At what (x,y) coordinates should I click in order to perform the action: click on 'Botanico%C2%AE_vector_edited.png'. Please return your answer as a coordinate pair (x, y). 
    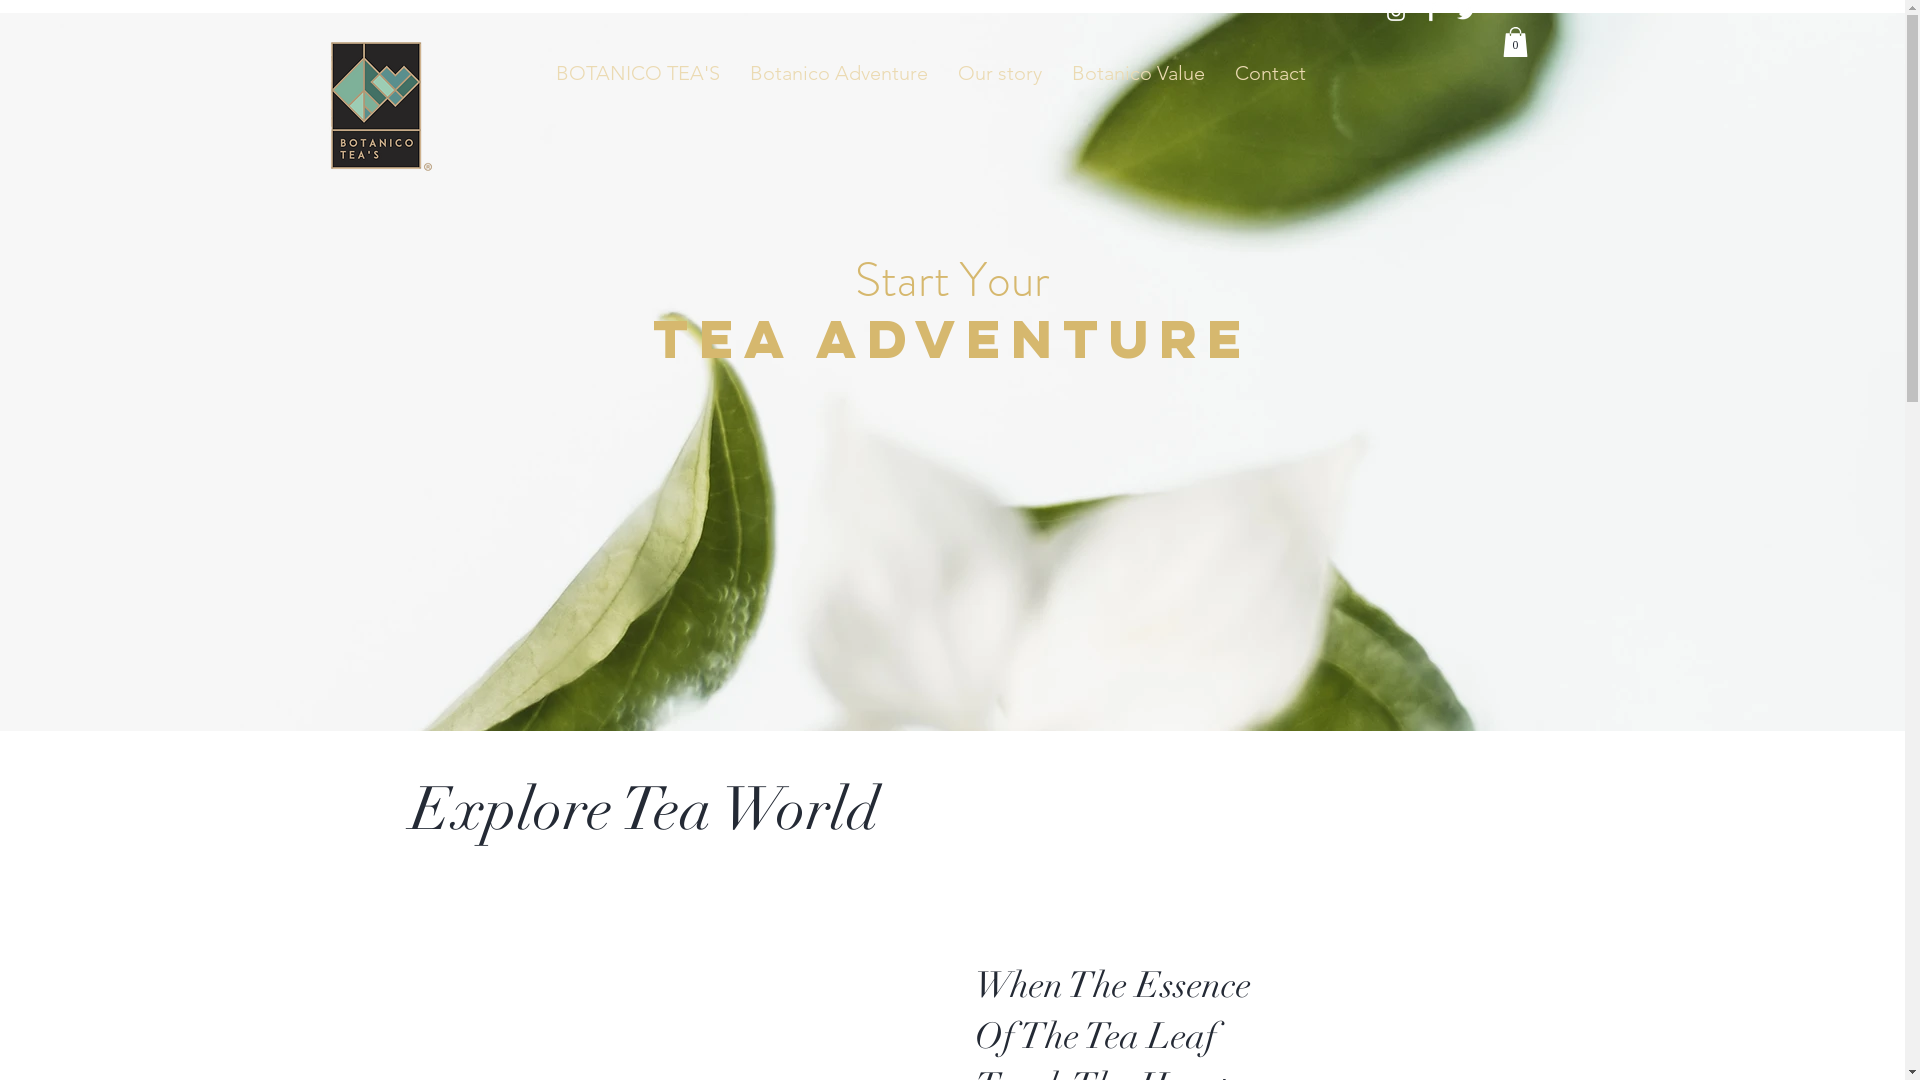
    Looking at the image, I should click on (374, 105).